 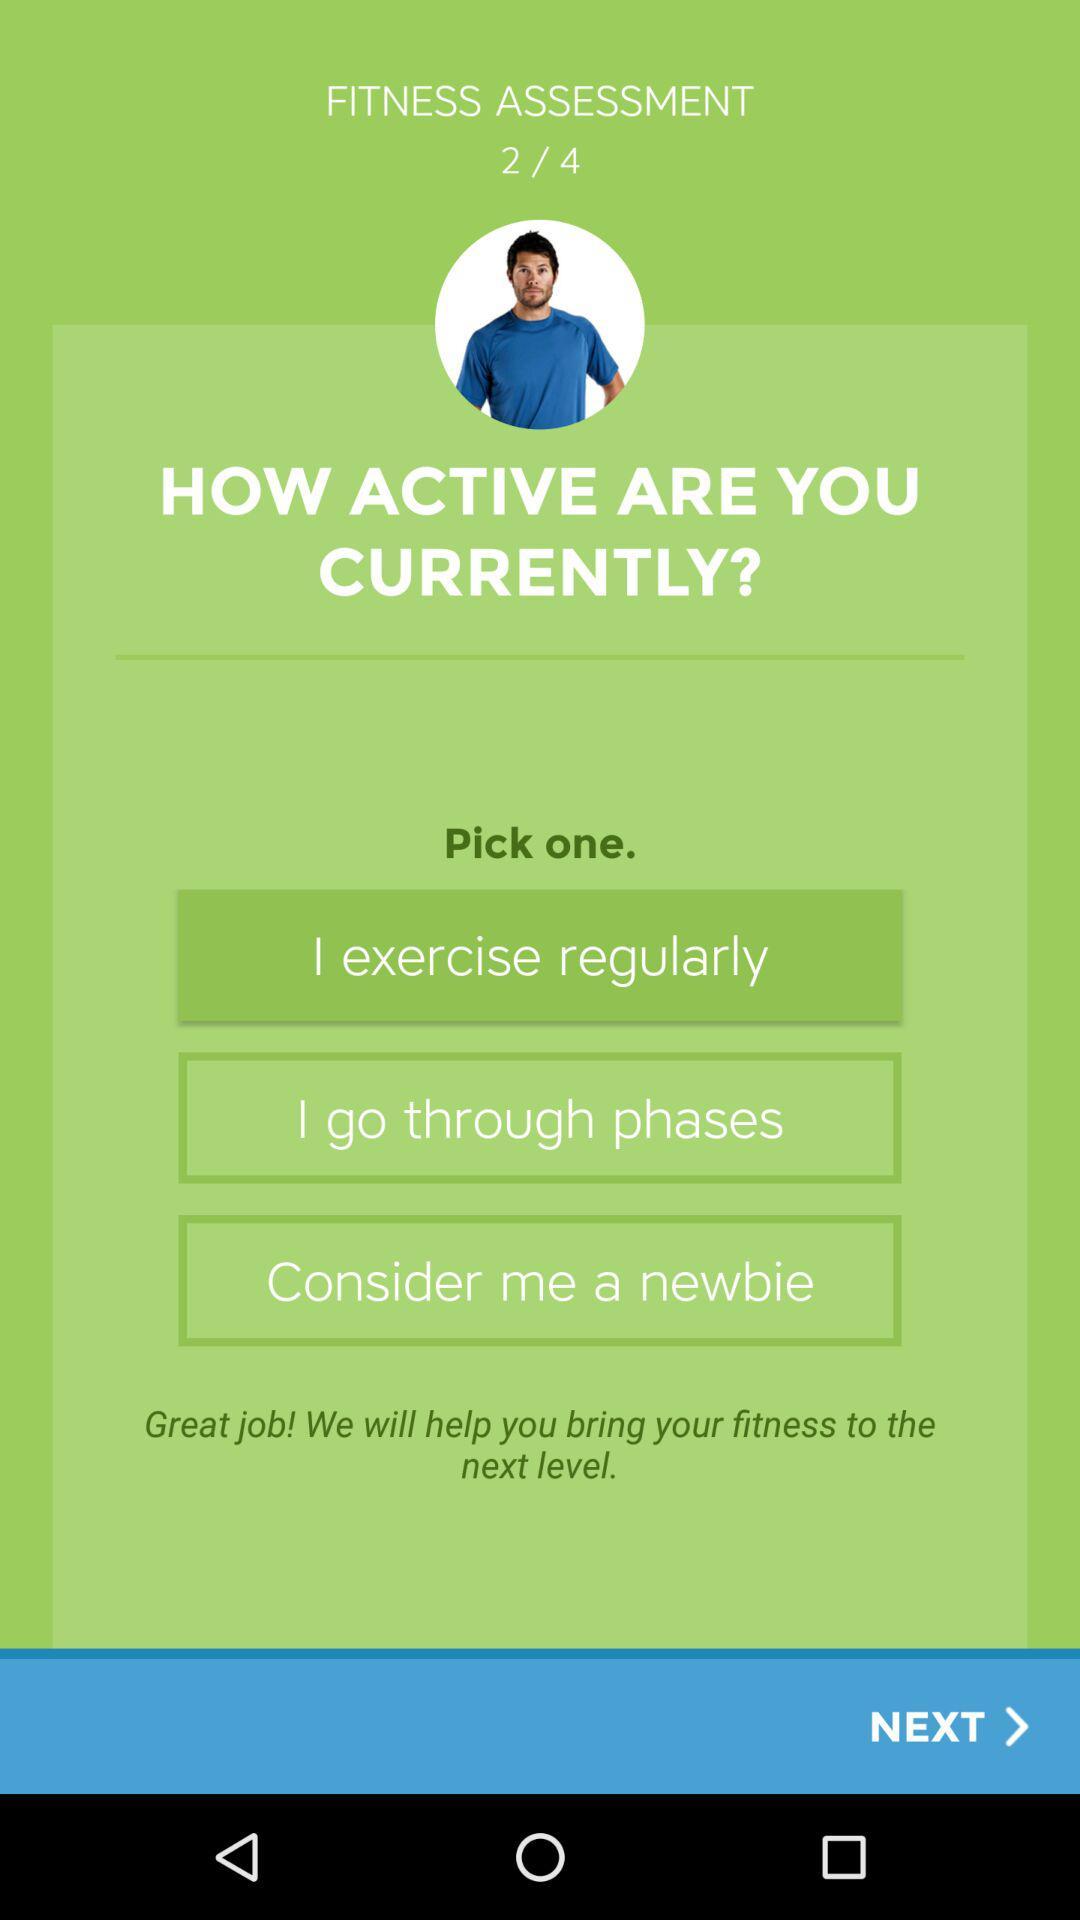 I want to click on the item above consider me a item, so click(x=540, y=1116).